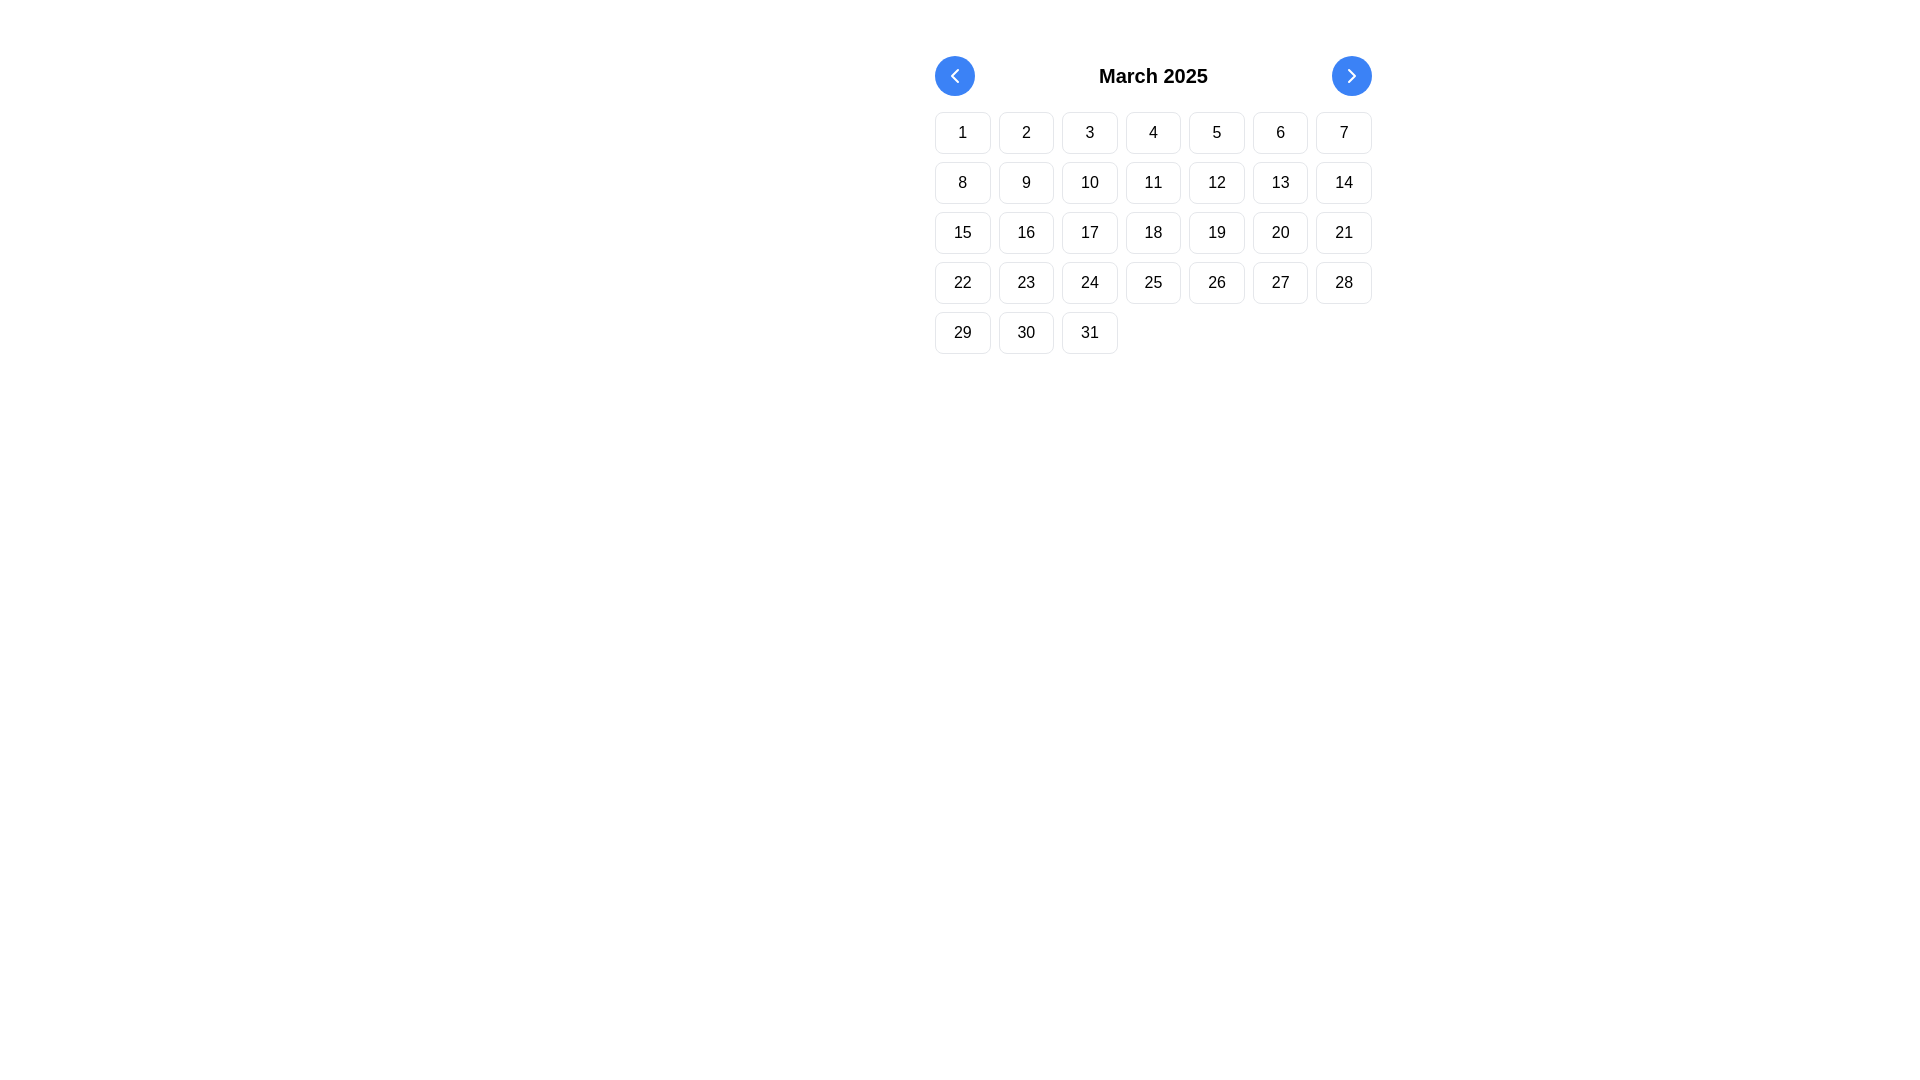 This screenshot has height=1080, width=1920. Describe the element at coordinates (954, 75) in the screenshot. I see `the blue circular button with a white leftward arrow icon` at that location.